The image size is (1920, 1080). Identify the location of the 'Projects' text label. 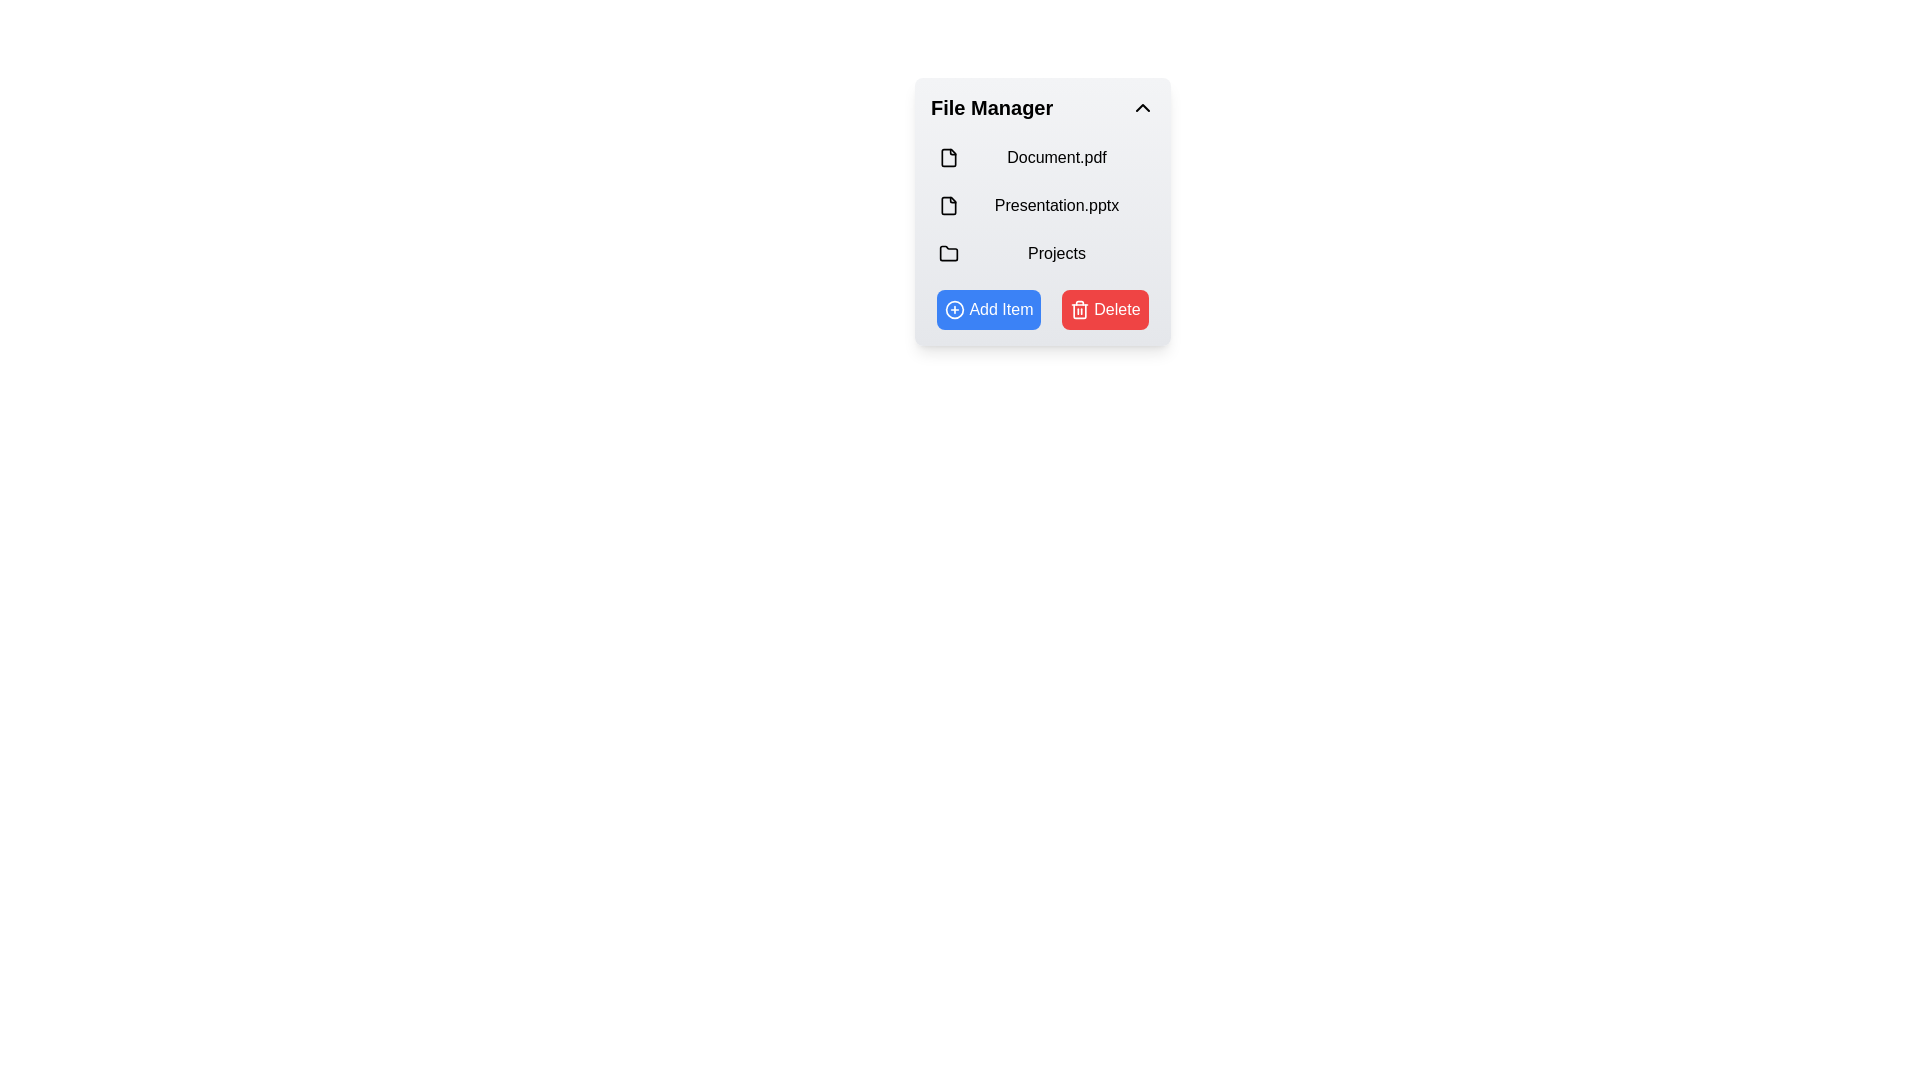
(1055, 253).